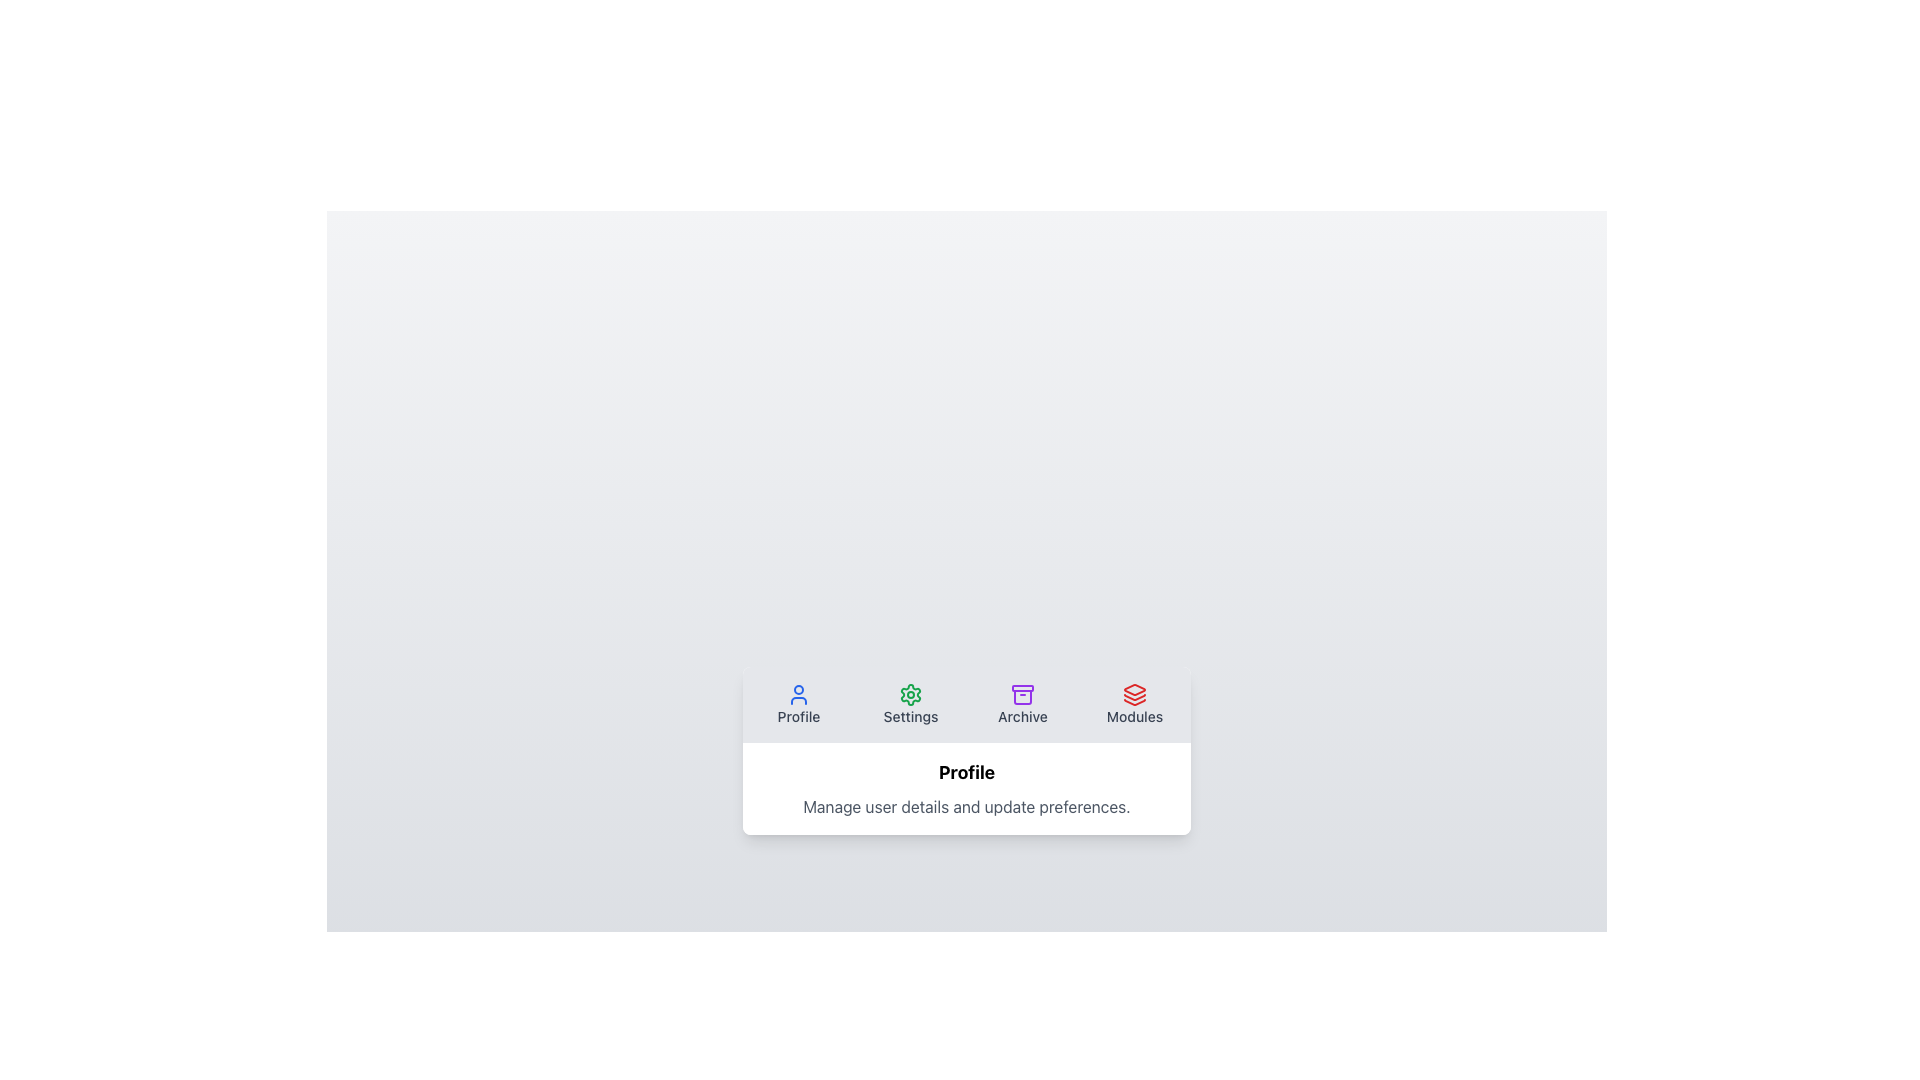 Image resolution: width=1920 pixels, height=1080 pixels. What do you see at coordinates (797, 693) in the screenshot?
I see `the clickable visual icon for the 'Profile' menu option, which is the first item in the horizontal menu at the top center of the interface` at bounding box center [797, 693].